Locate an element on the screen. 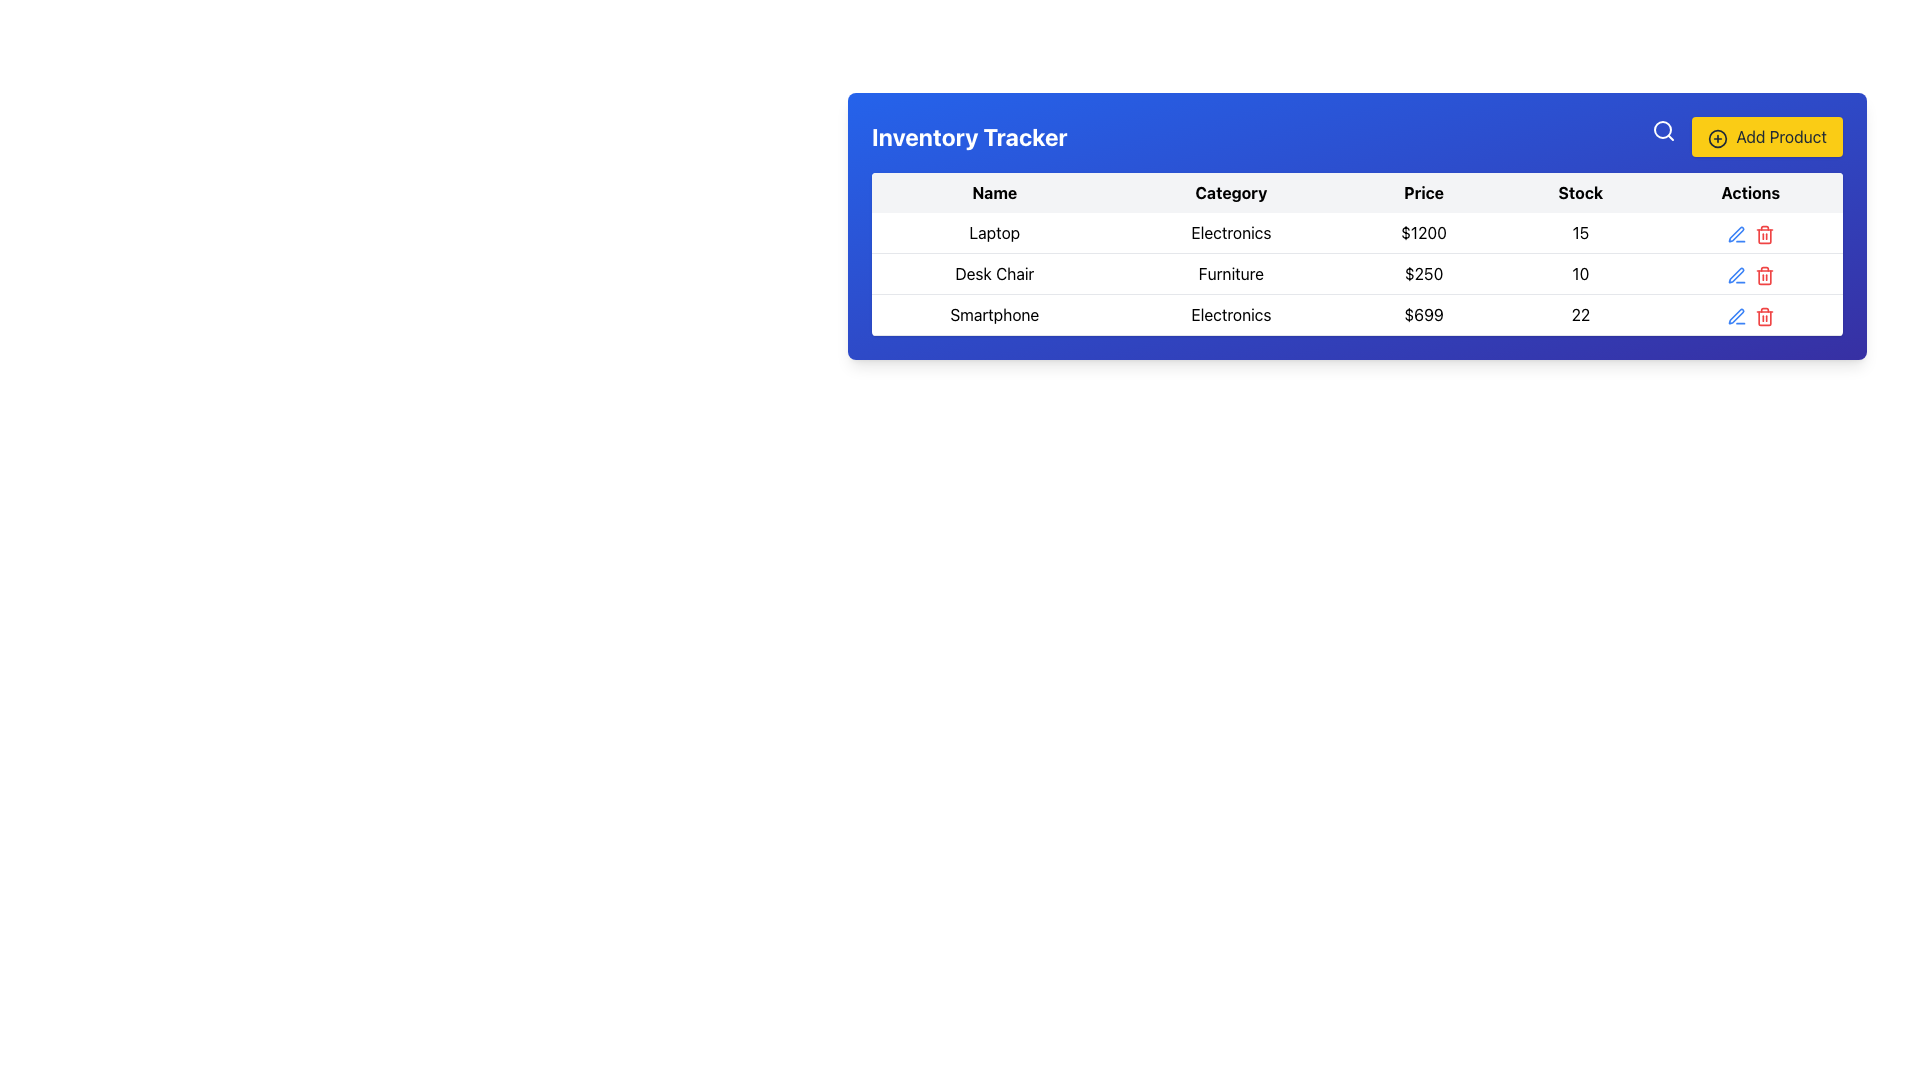  the 'Price' header in the inventory table, which is the third header cell between 'Category' and 'Stock' is located at coordinates (1423, 192).